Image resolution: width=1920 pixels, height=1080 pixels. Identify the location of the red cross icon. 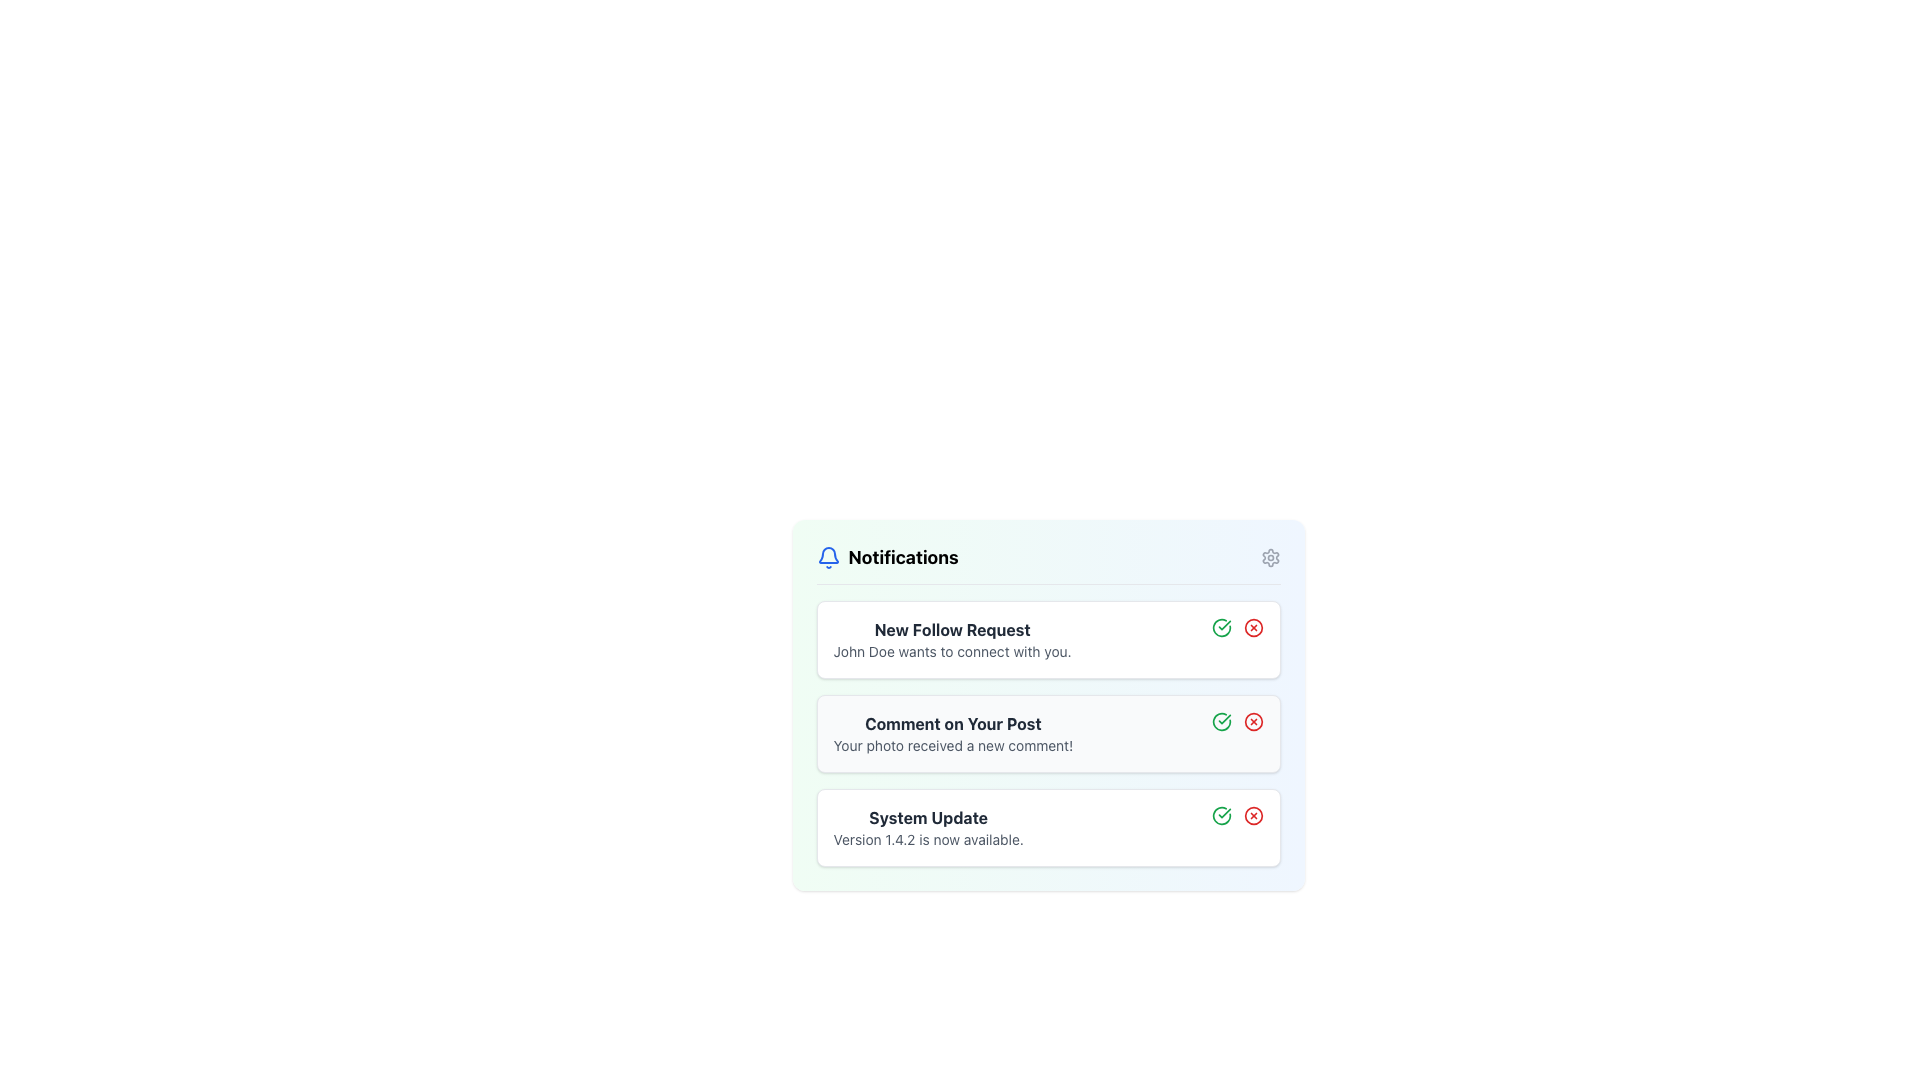
(1236, 721).